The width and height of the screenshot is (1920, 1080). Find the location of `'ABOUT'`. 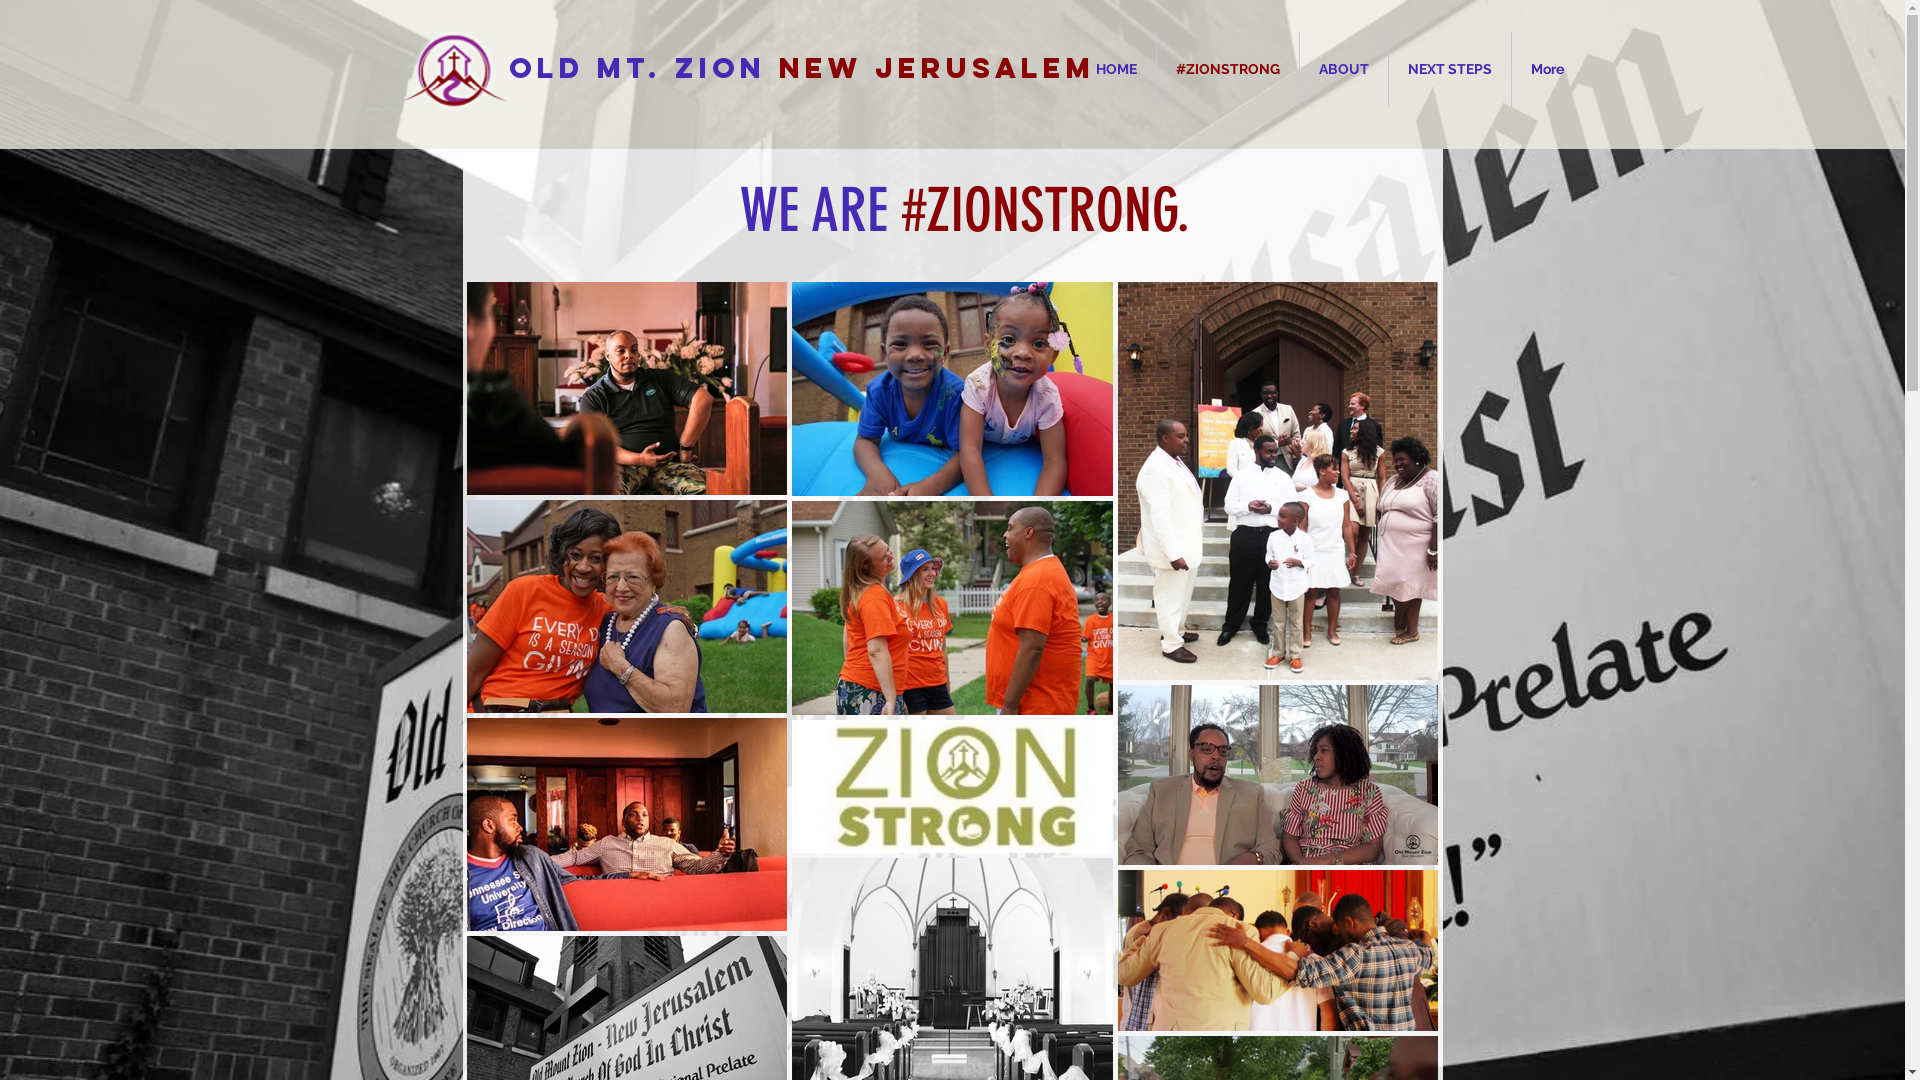

'ABOUT' is located at coordinates (1344, 68).